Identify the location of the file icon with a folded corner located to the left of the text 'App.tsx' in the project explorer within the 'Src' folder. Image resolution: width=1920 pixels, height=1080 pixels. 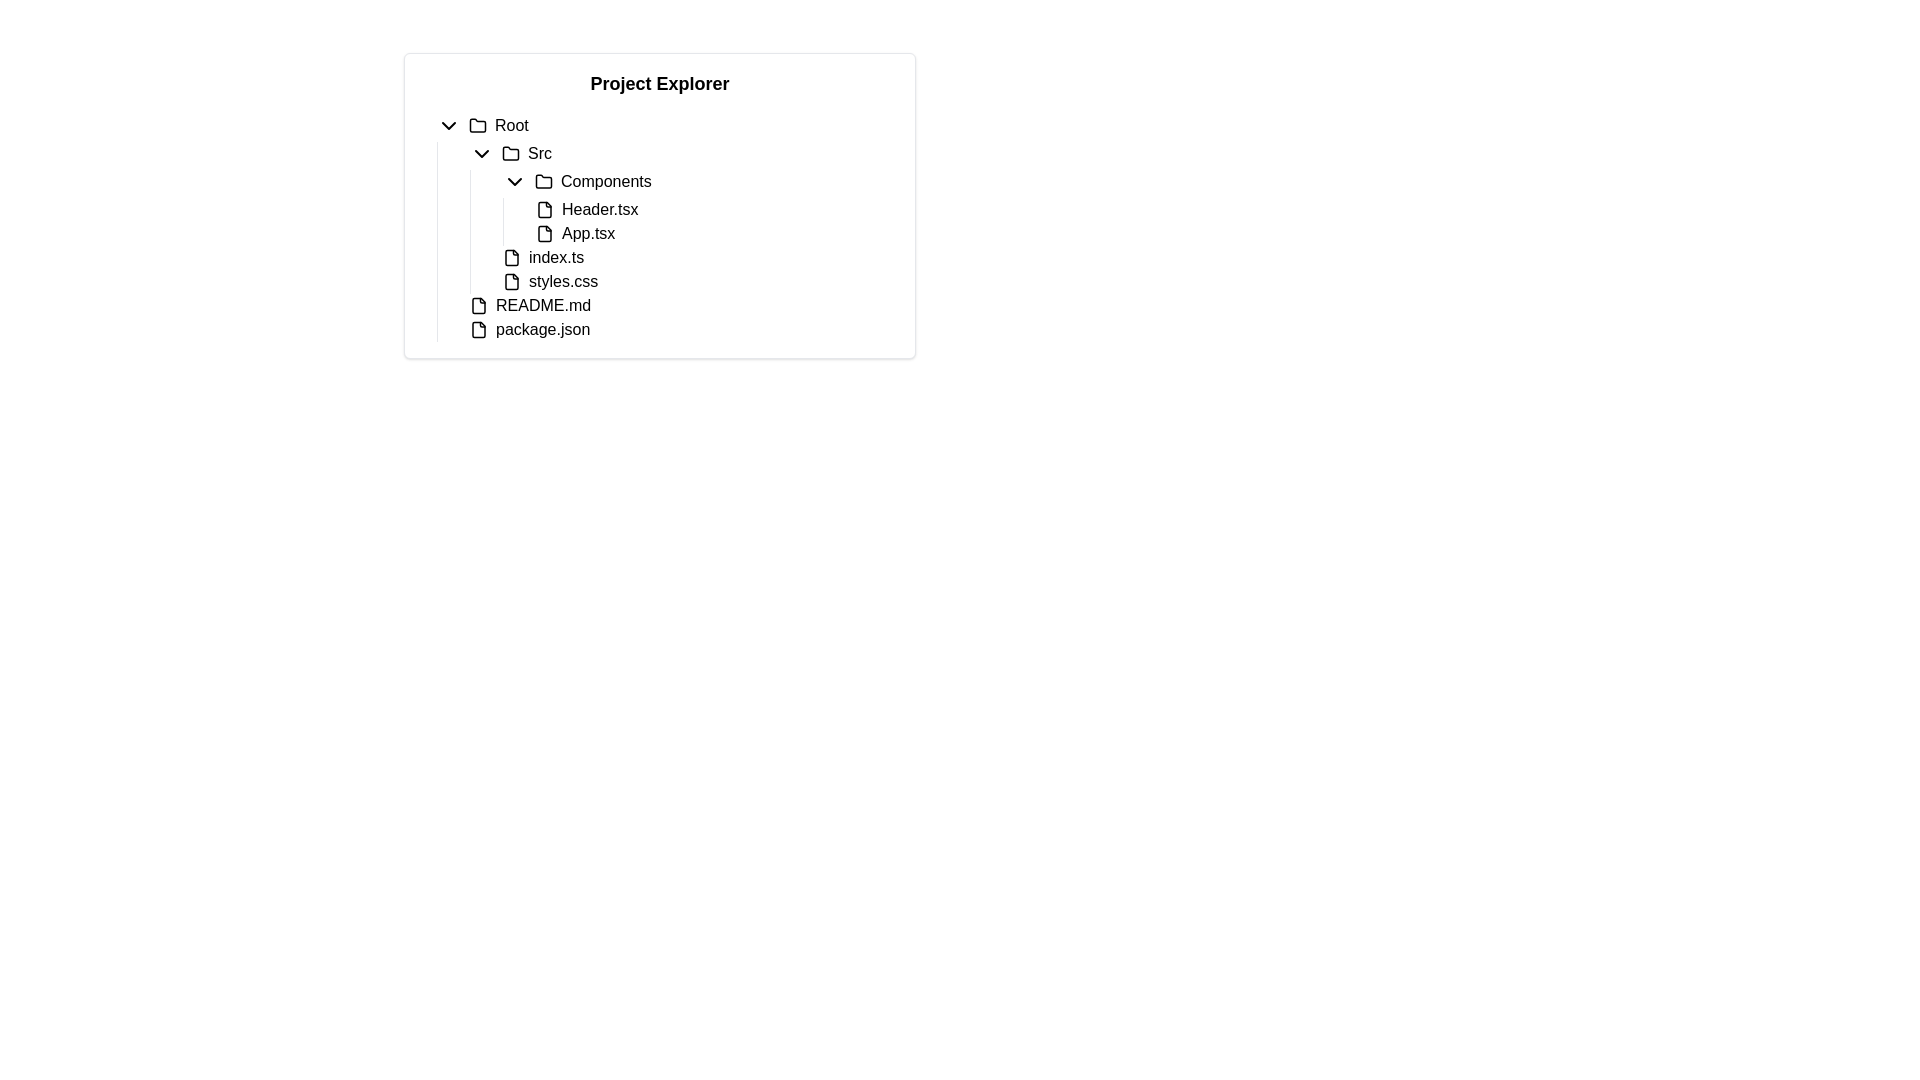
(545, 233).